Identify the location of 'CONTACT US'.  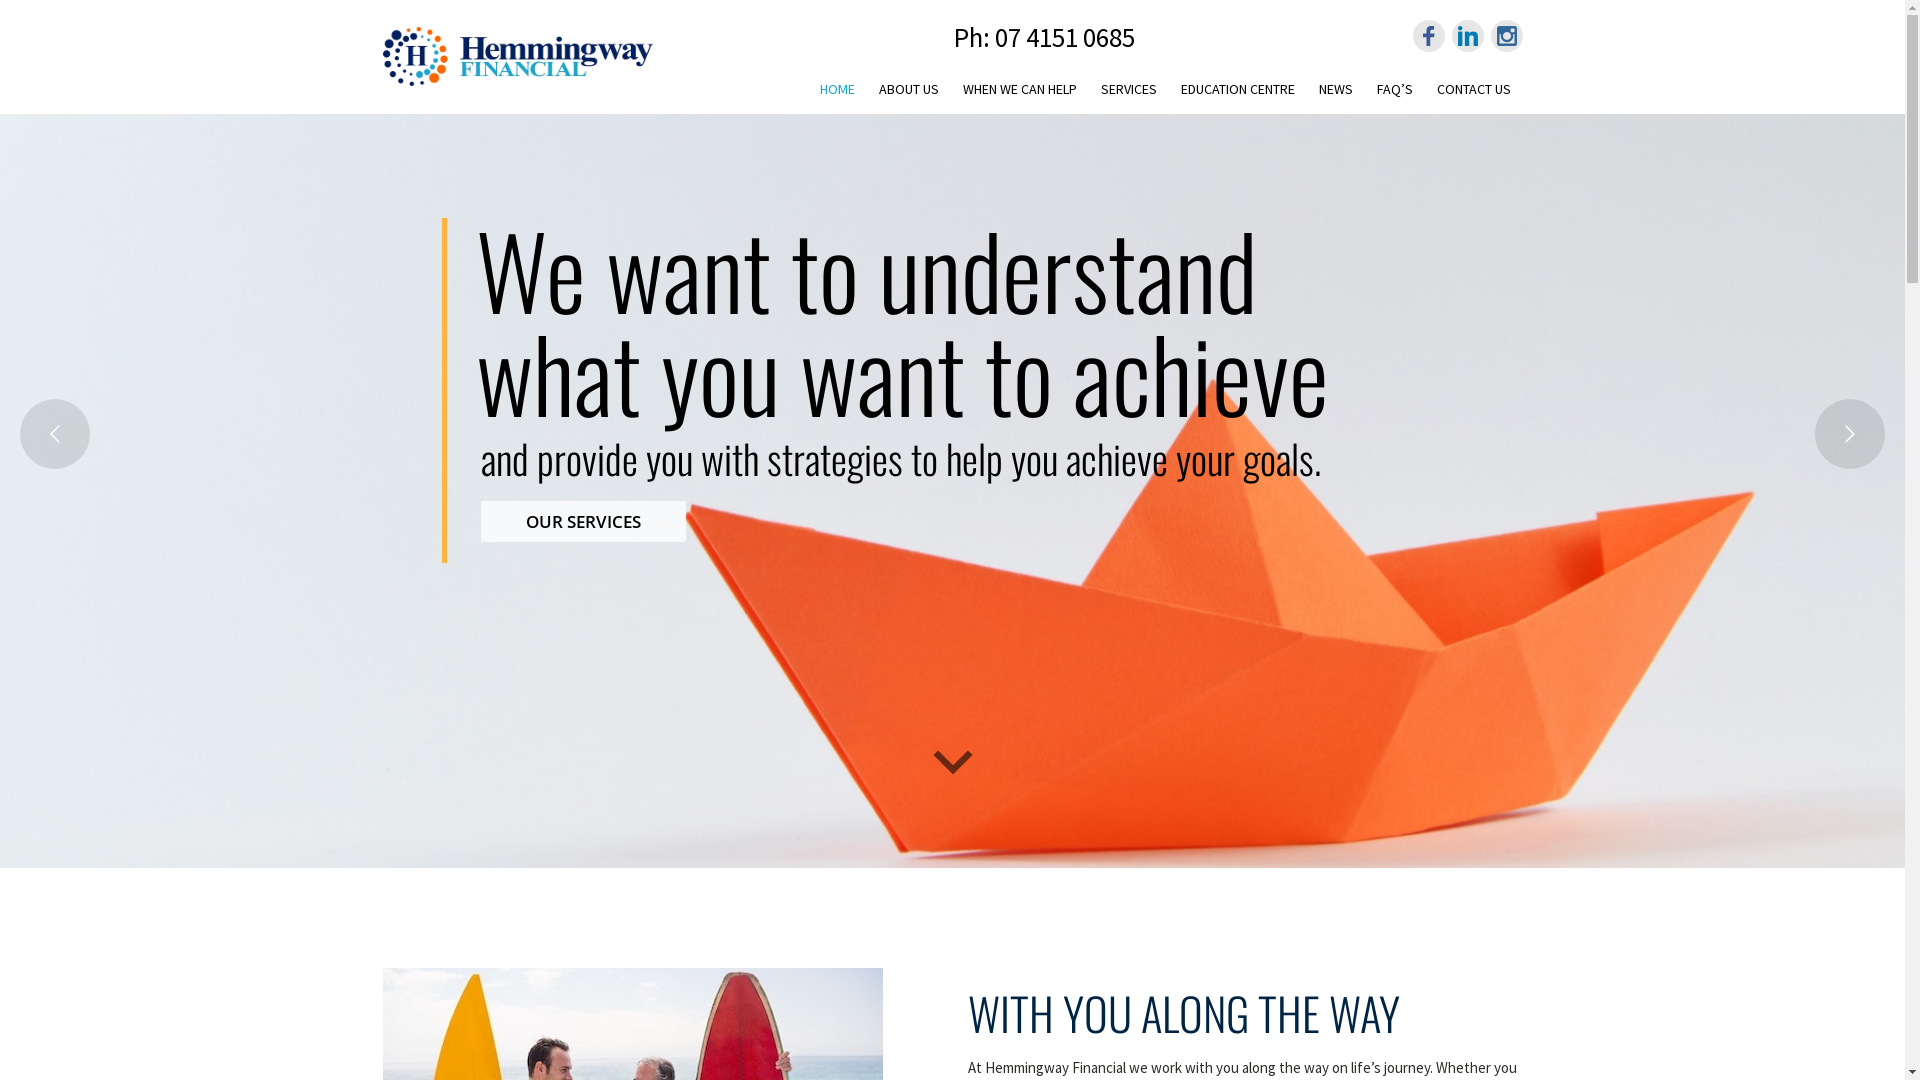
(1423, 84).